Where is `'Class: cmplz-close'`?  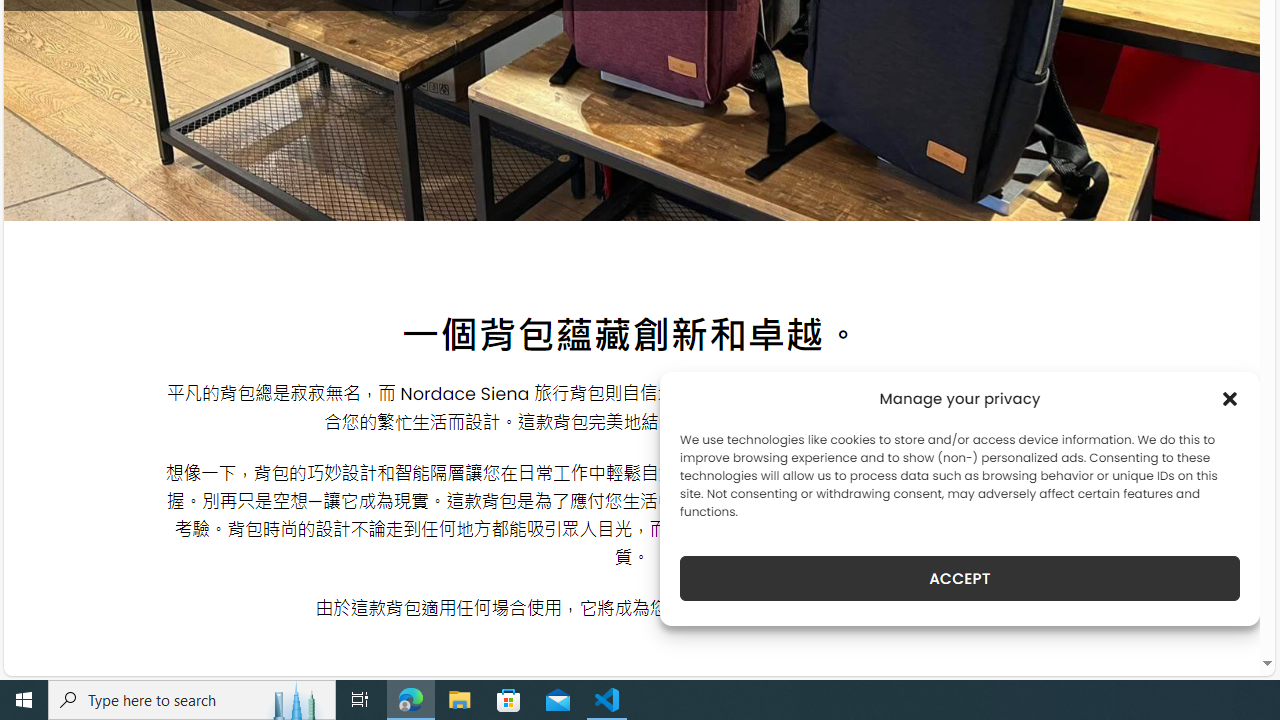
'Class: cmplz-close' is located at coordinates (1229, 398).